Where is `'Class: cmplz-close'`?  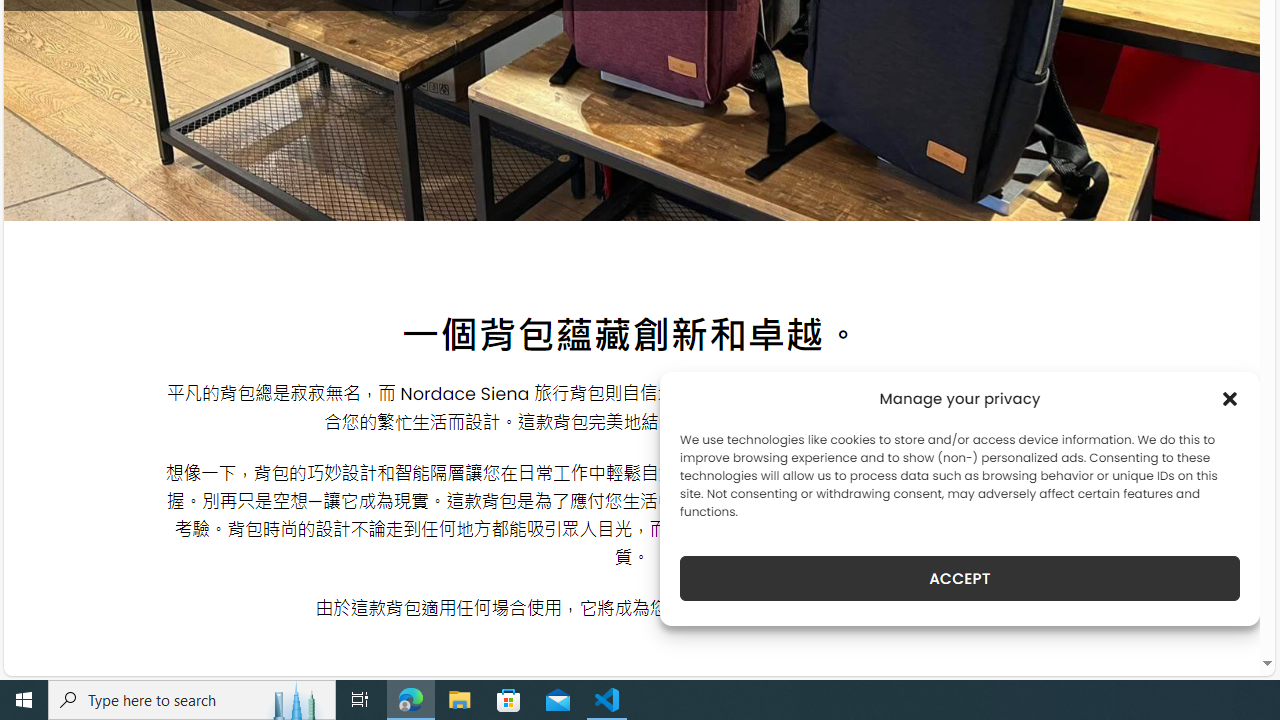
'Class: cmplz-close' is located at coordinates (1229, 398).